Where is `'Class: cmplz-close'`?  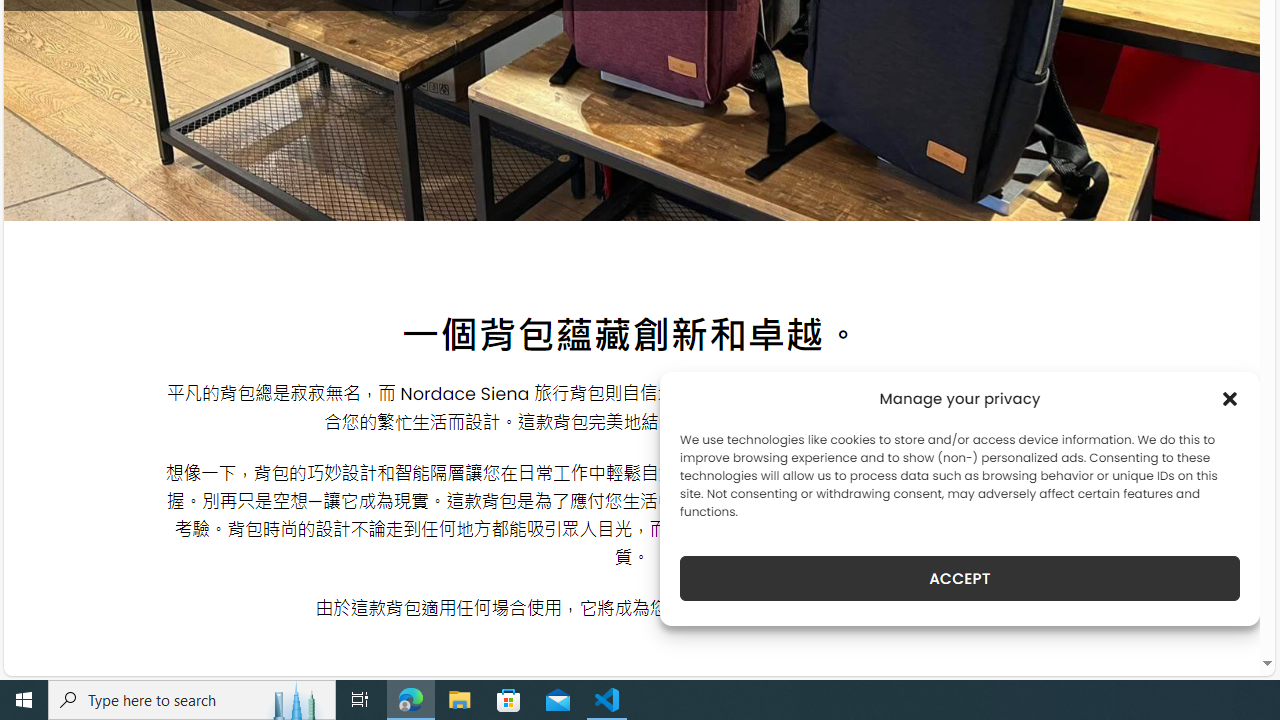
'Class: cmplz-close' is located at coordinates (1229, 398).